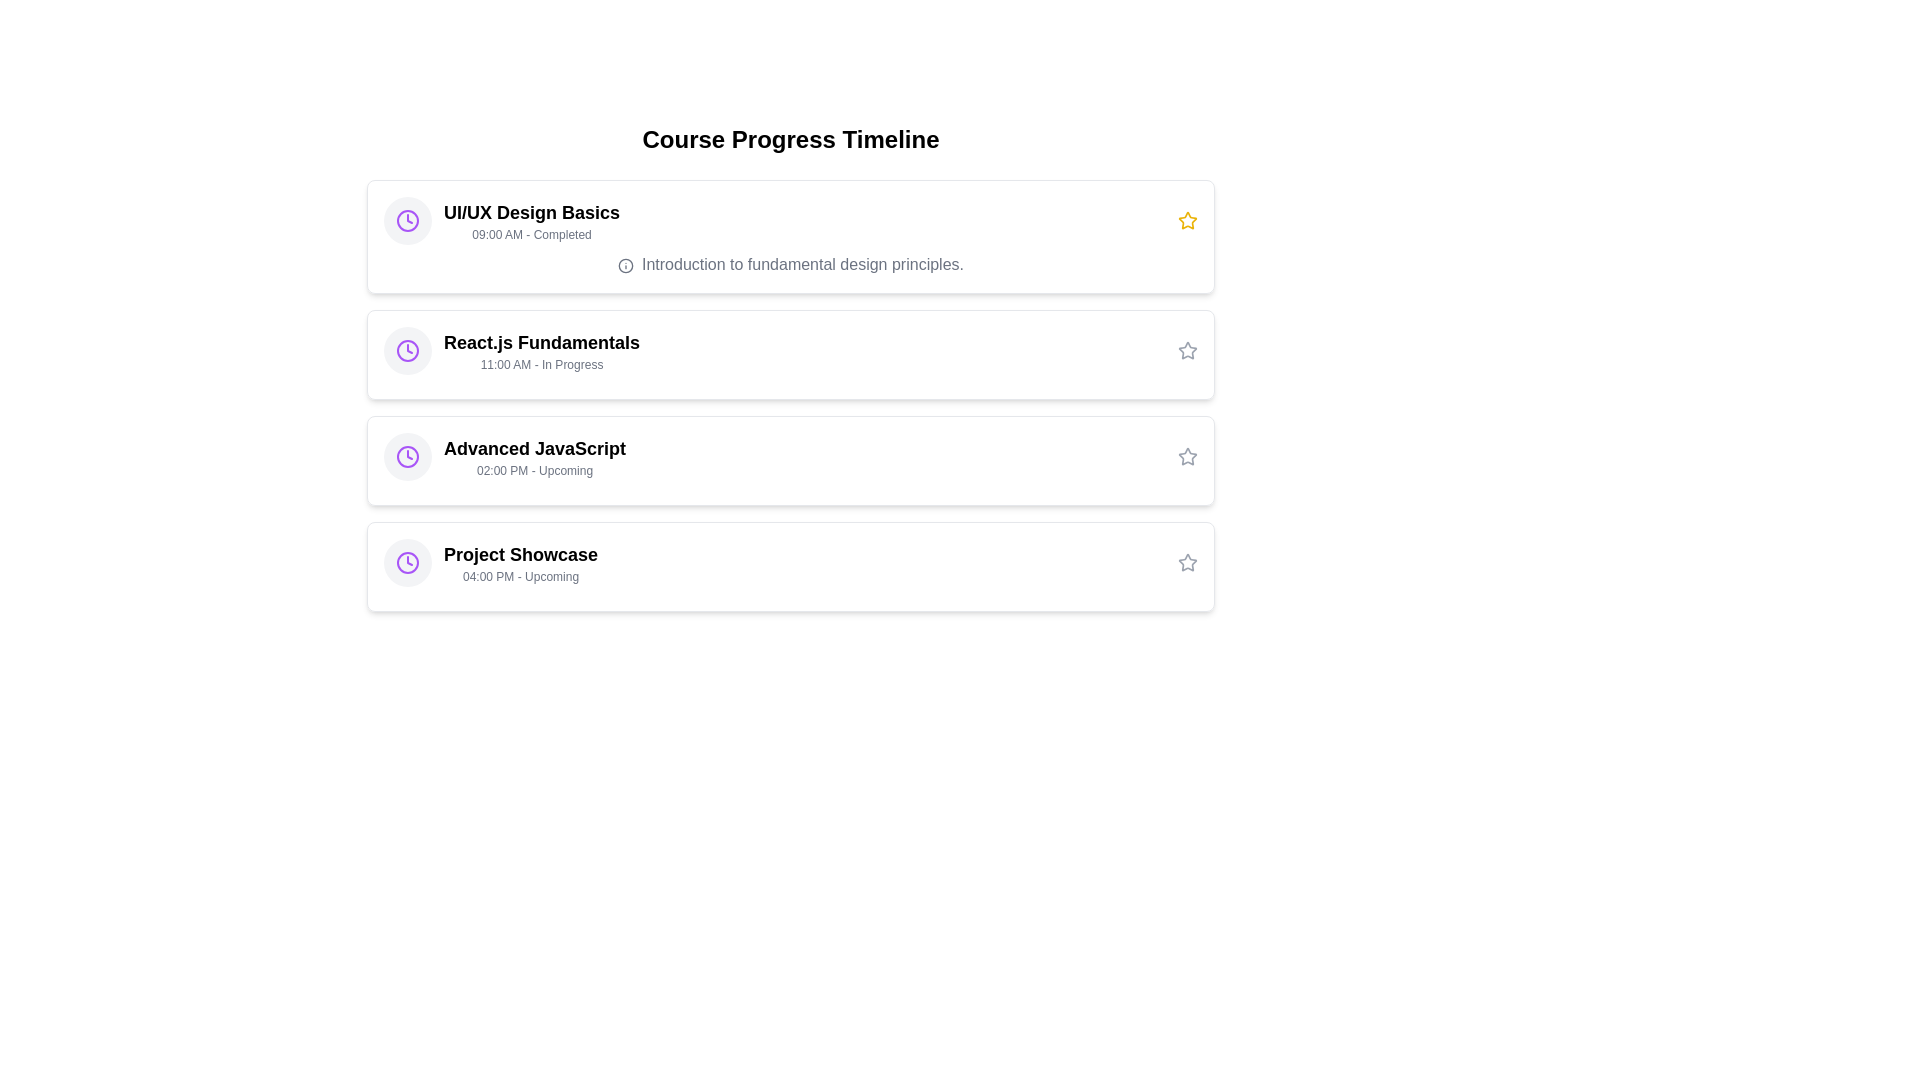 The image size is (1920, 1080). Describe the element at coordinates (407, 220) in the screenshot. I see `the circular icon with a light gray background and a purple clock glyph, located at the beginning of the row for 'UI/UX Design Basics' in the 'Course Progress Timeline'` at that location.